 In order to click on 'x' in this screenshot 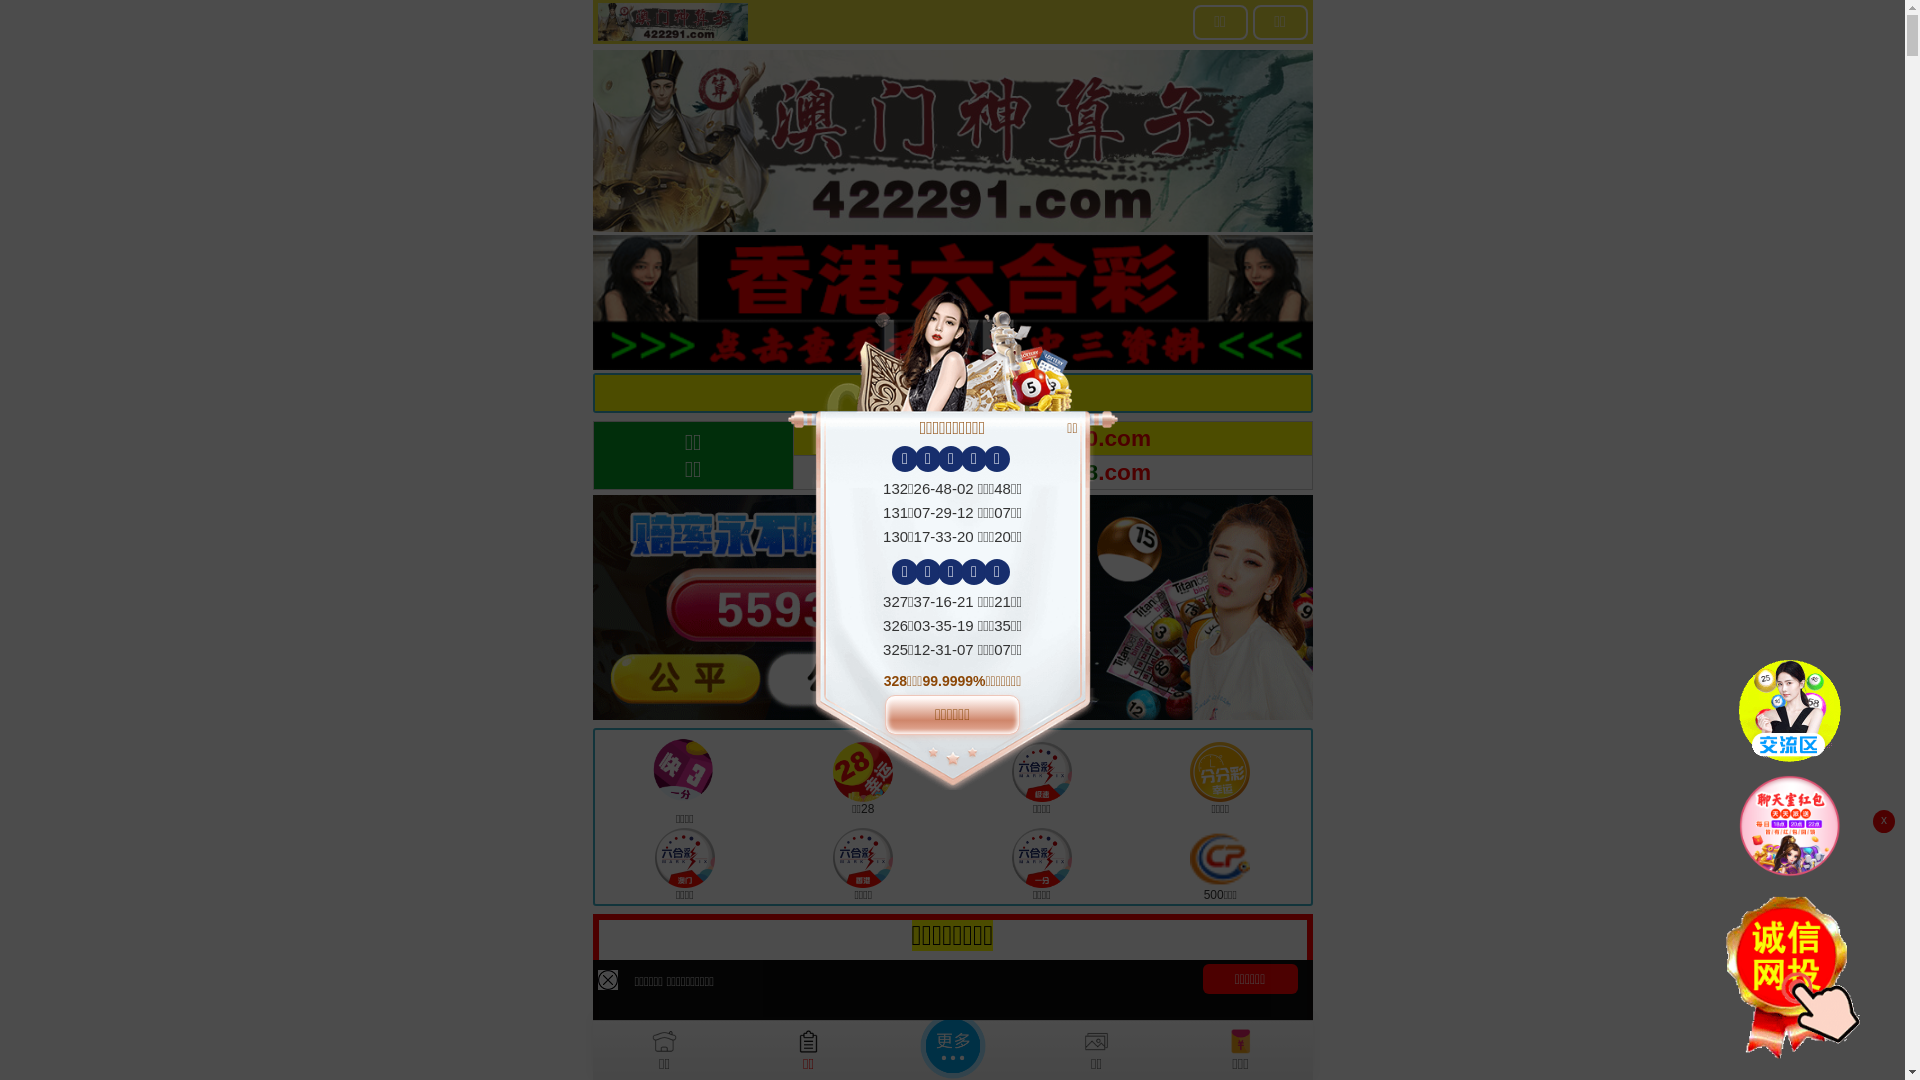, I will do `click(1882, 821)`.